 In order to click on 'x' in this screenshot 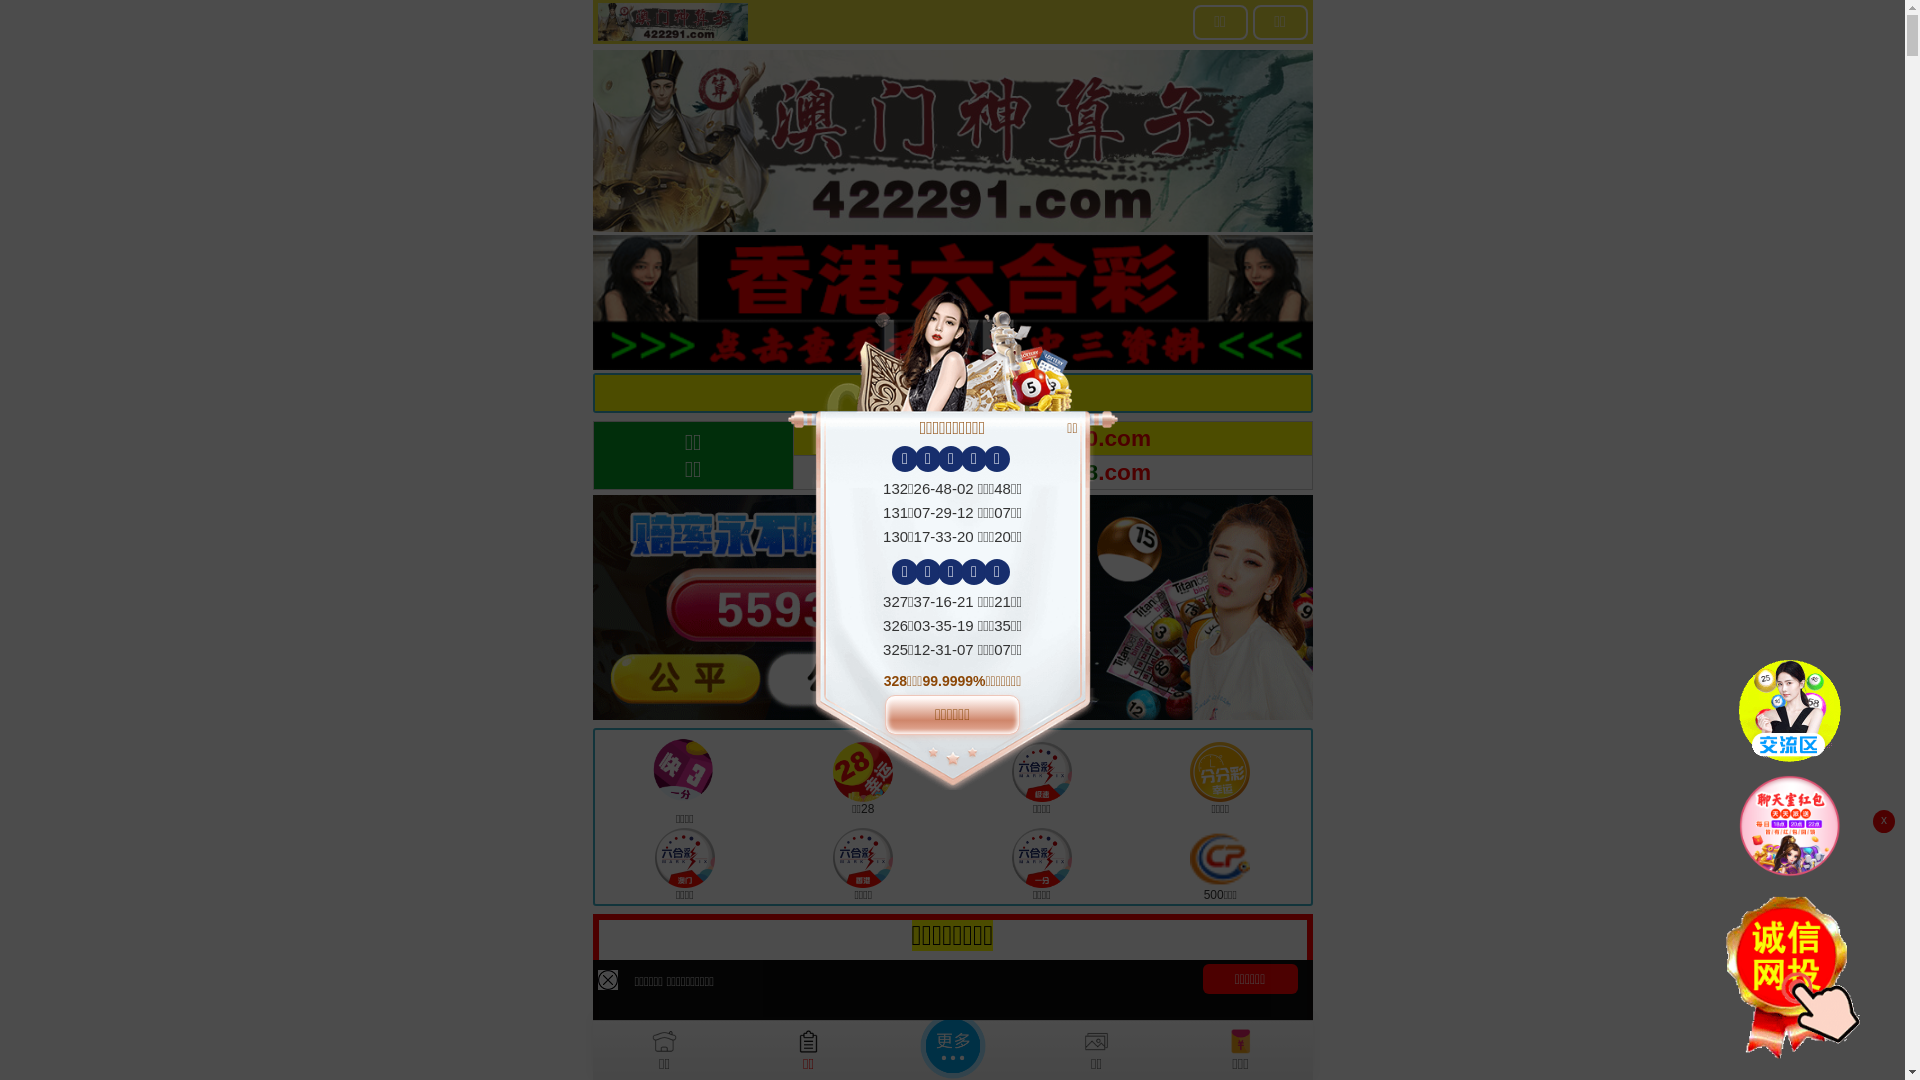, I will do `click(1882, 821)`.